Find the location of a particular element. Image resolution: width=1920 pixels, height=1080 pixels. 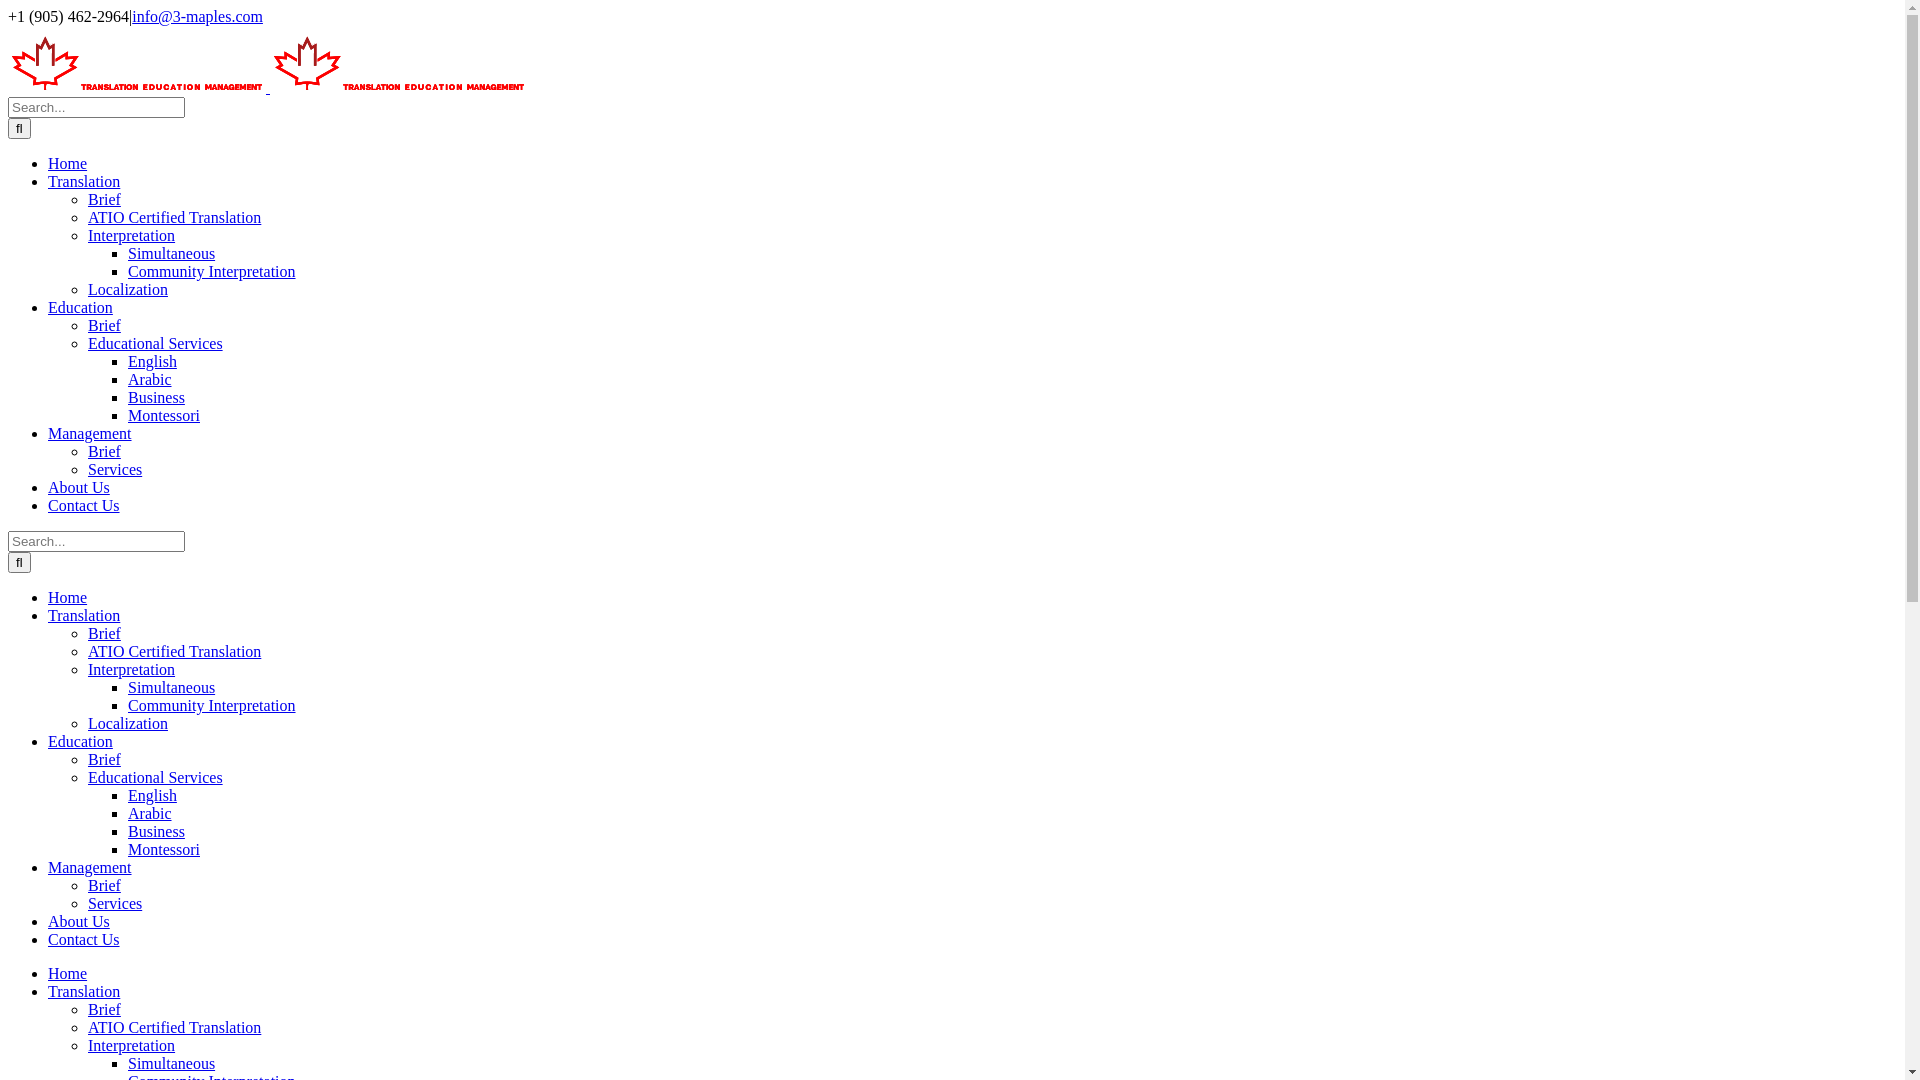

'Skip to content' is located at coordinates (6, 7).